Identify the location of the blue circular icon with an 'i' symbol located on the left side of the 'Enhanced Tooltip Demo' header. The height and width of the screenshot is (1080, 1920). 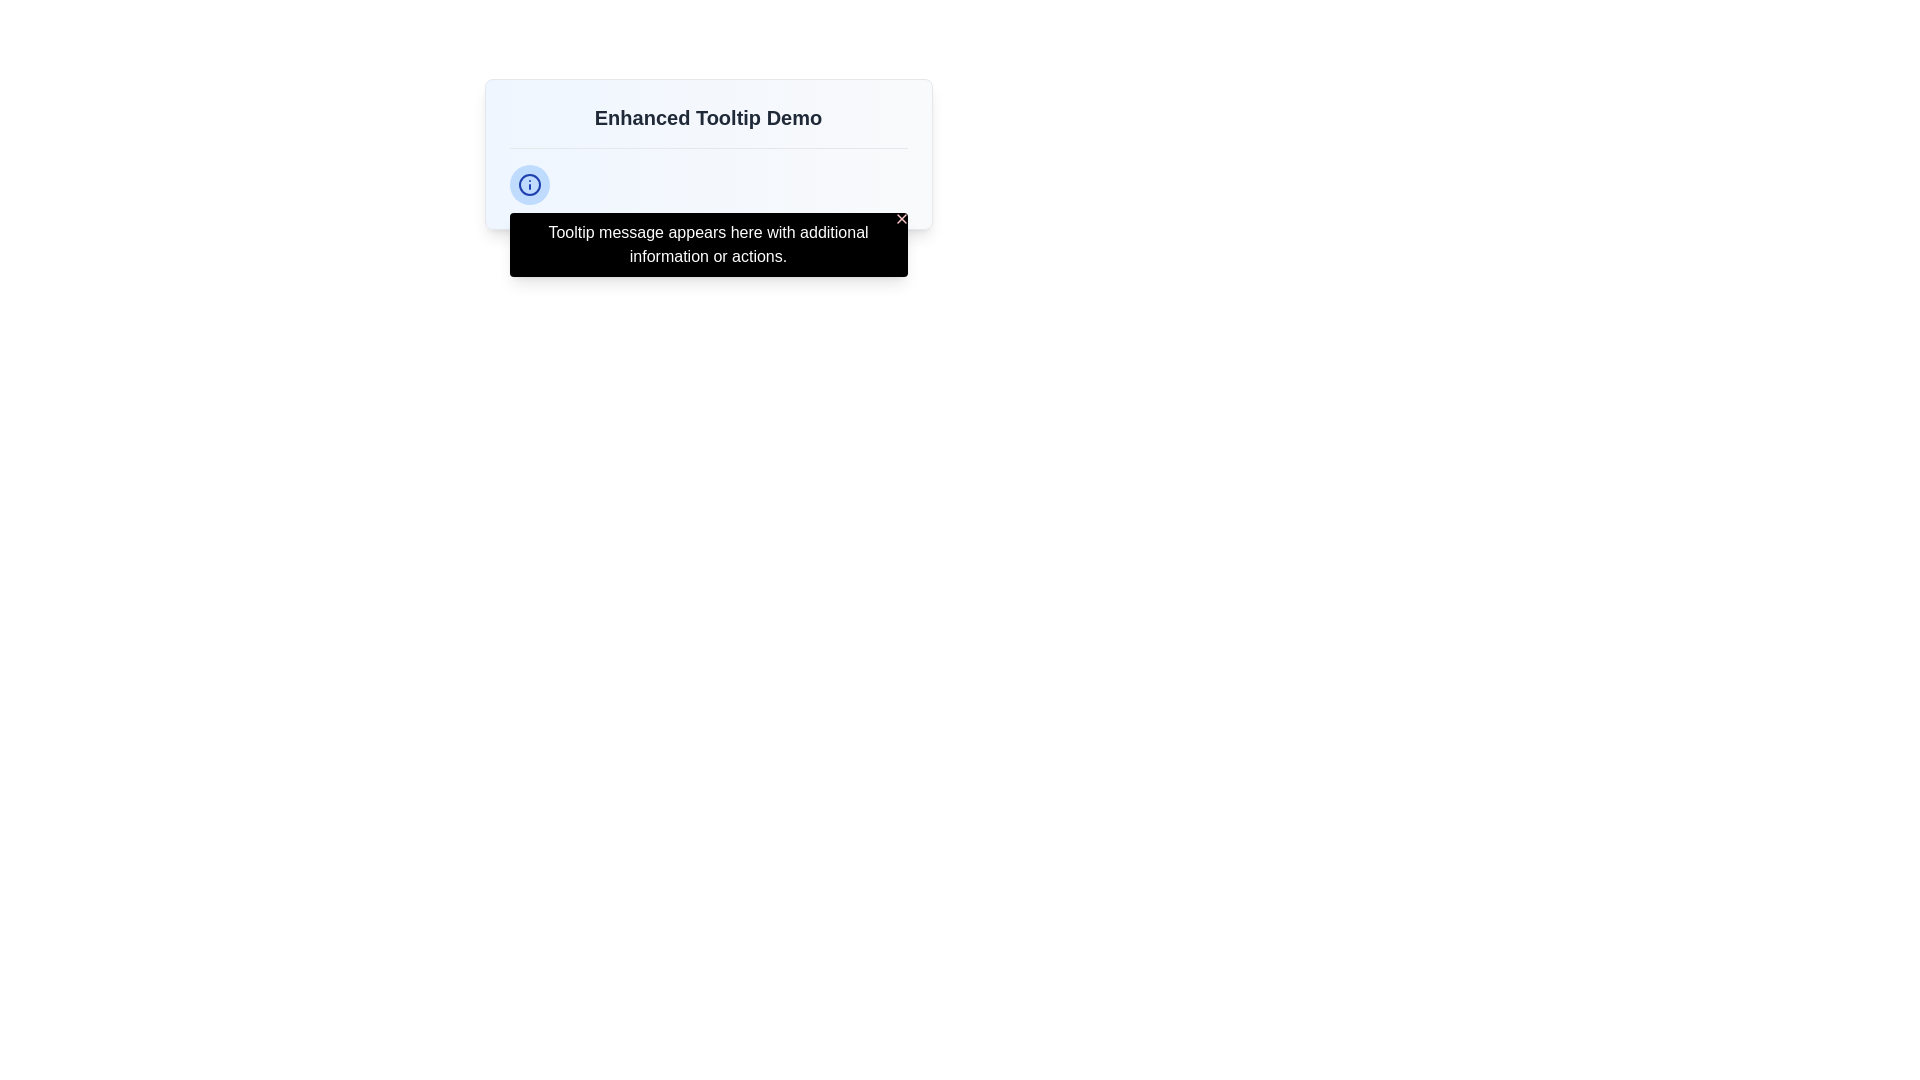
(529, 185).